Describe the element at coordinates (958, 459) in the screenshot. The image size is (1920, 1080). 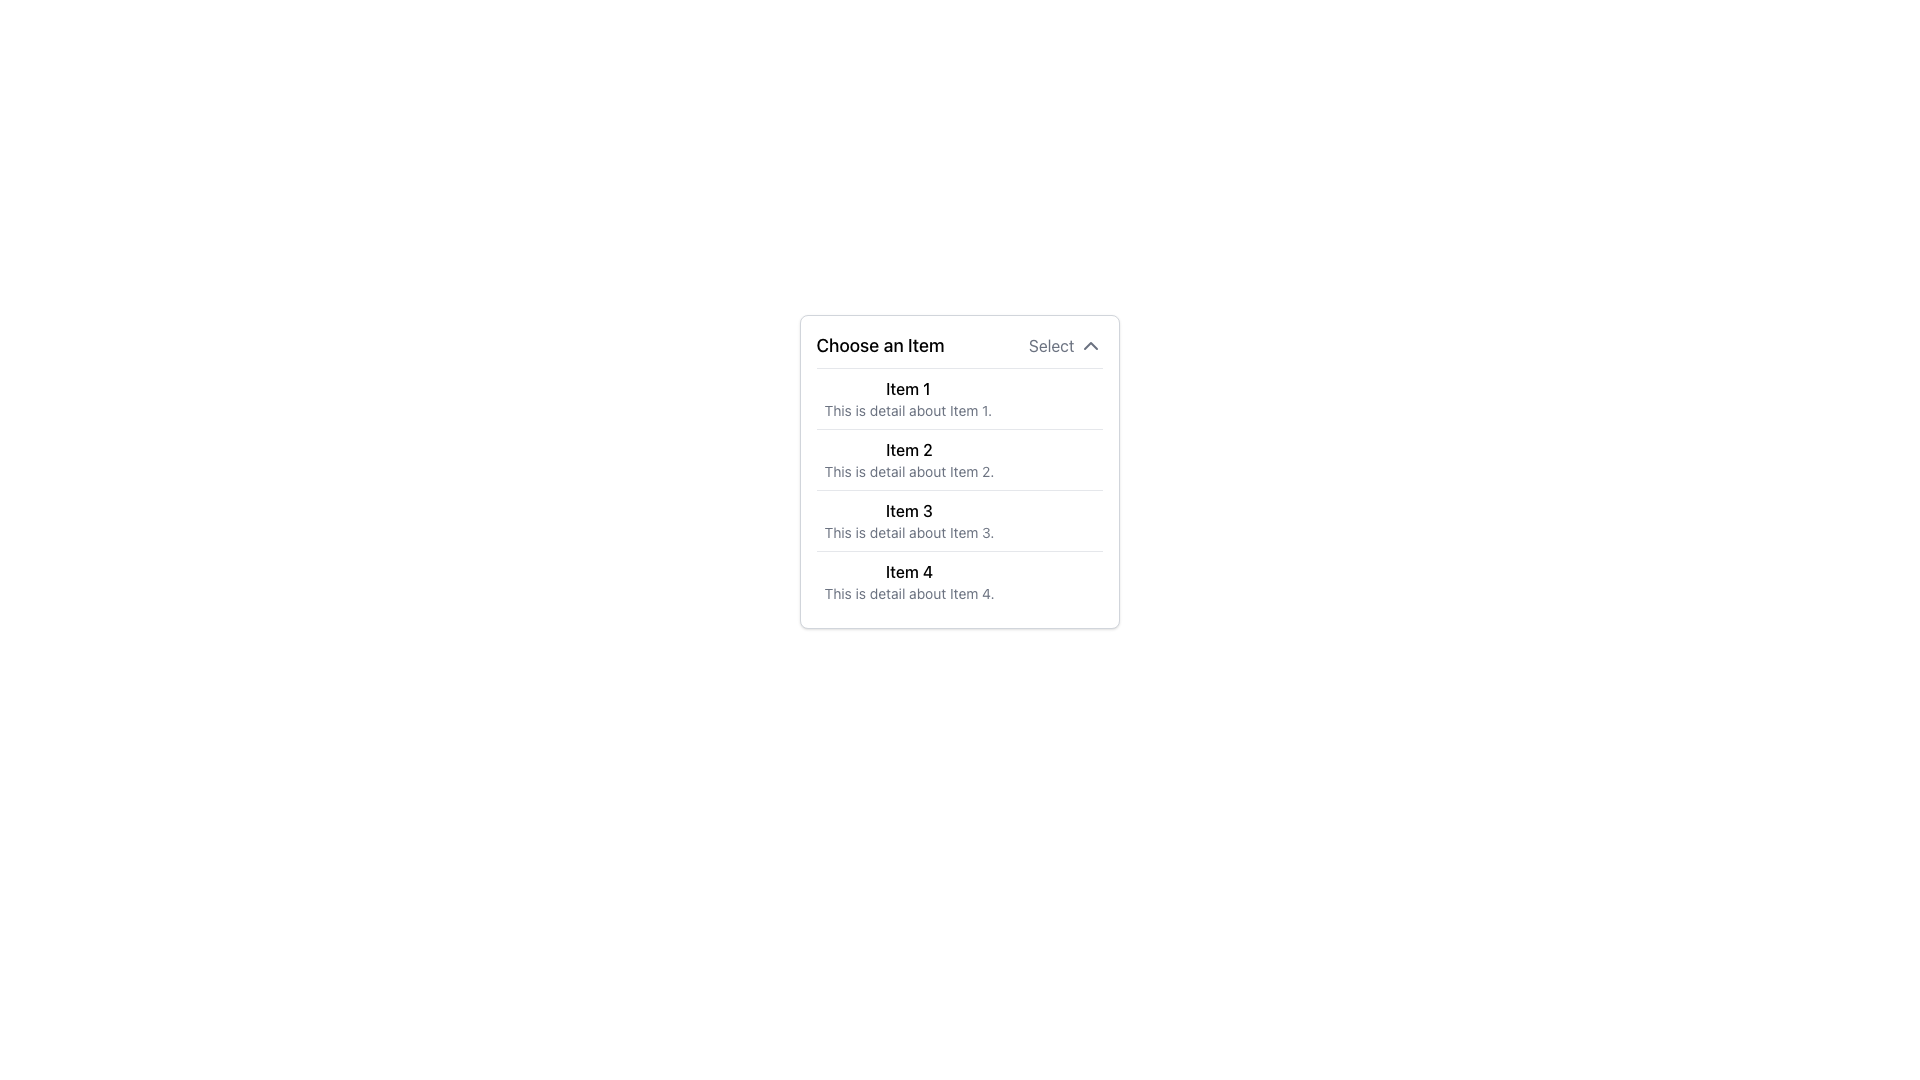
I see `the second list item that displays a title and description, located between 'Item 1' and 'Item 3'` at that location.